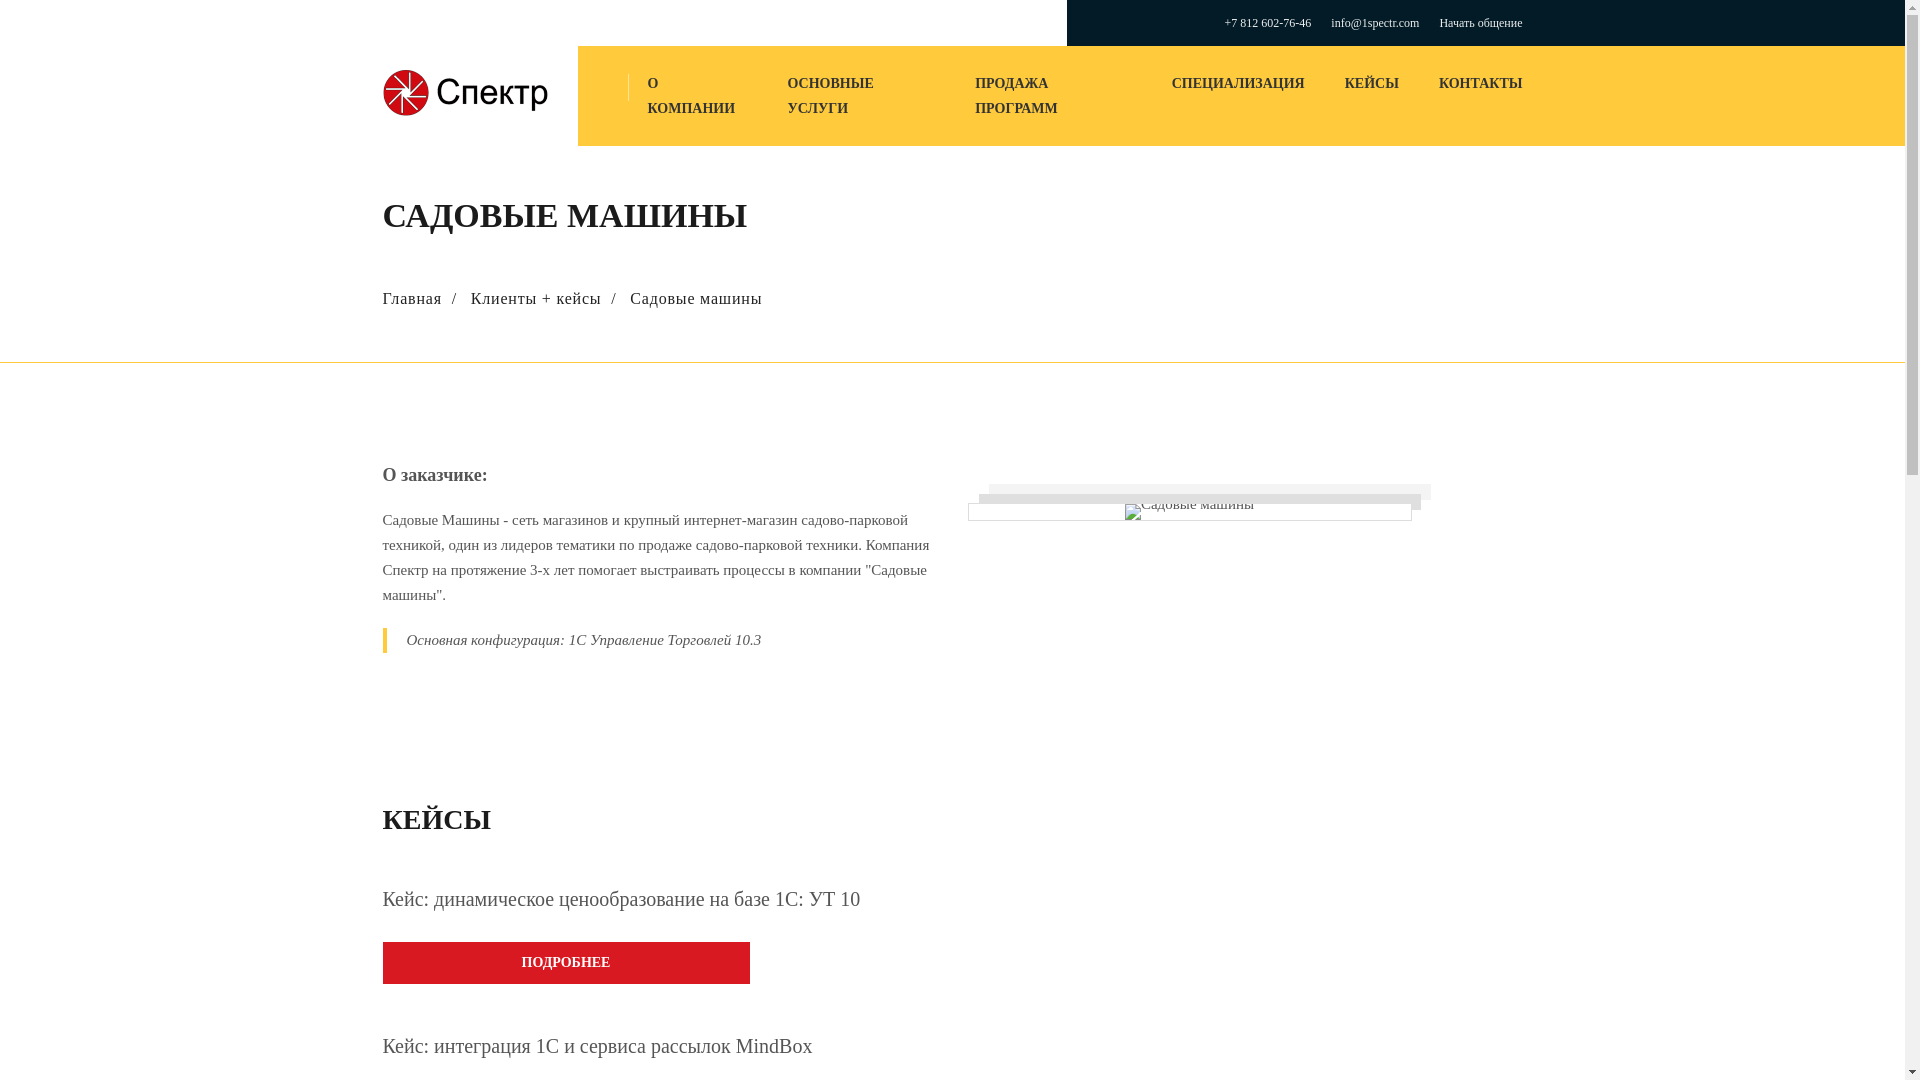  What do you see at coordinates (1373, 23) in the screenshot?
I see `'info@1spectr.com'` at bounding box center [1373, 23].